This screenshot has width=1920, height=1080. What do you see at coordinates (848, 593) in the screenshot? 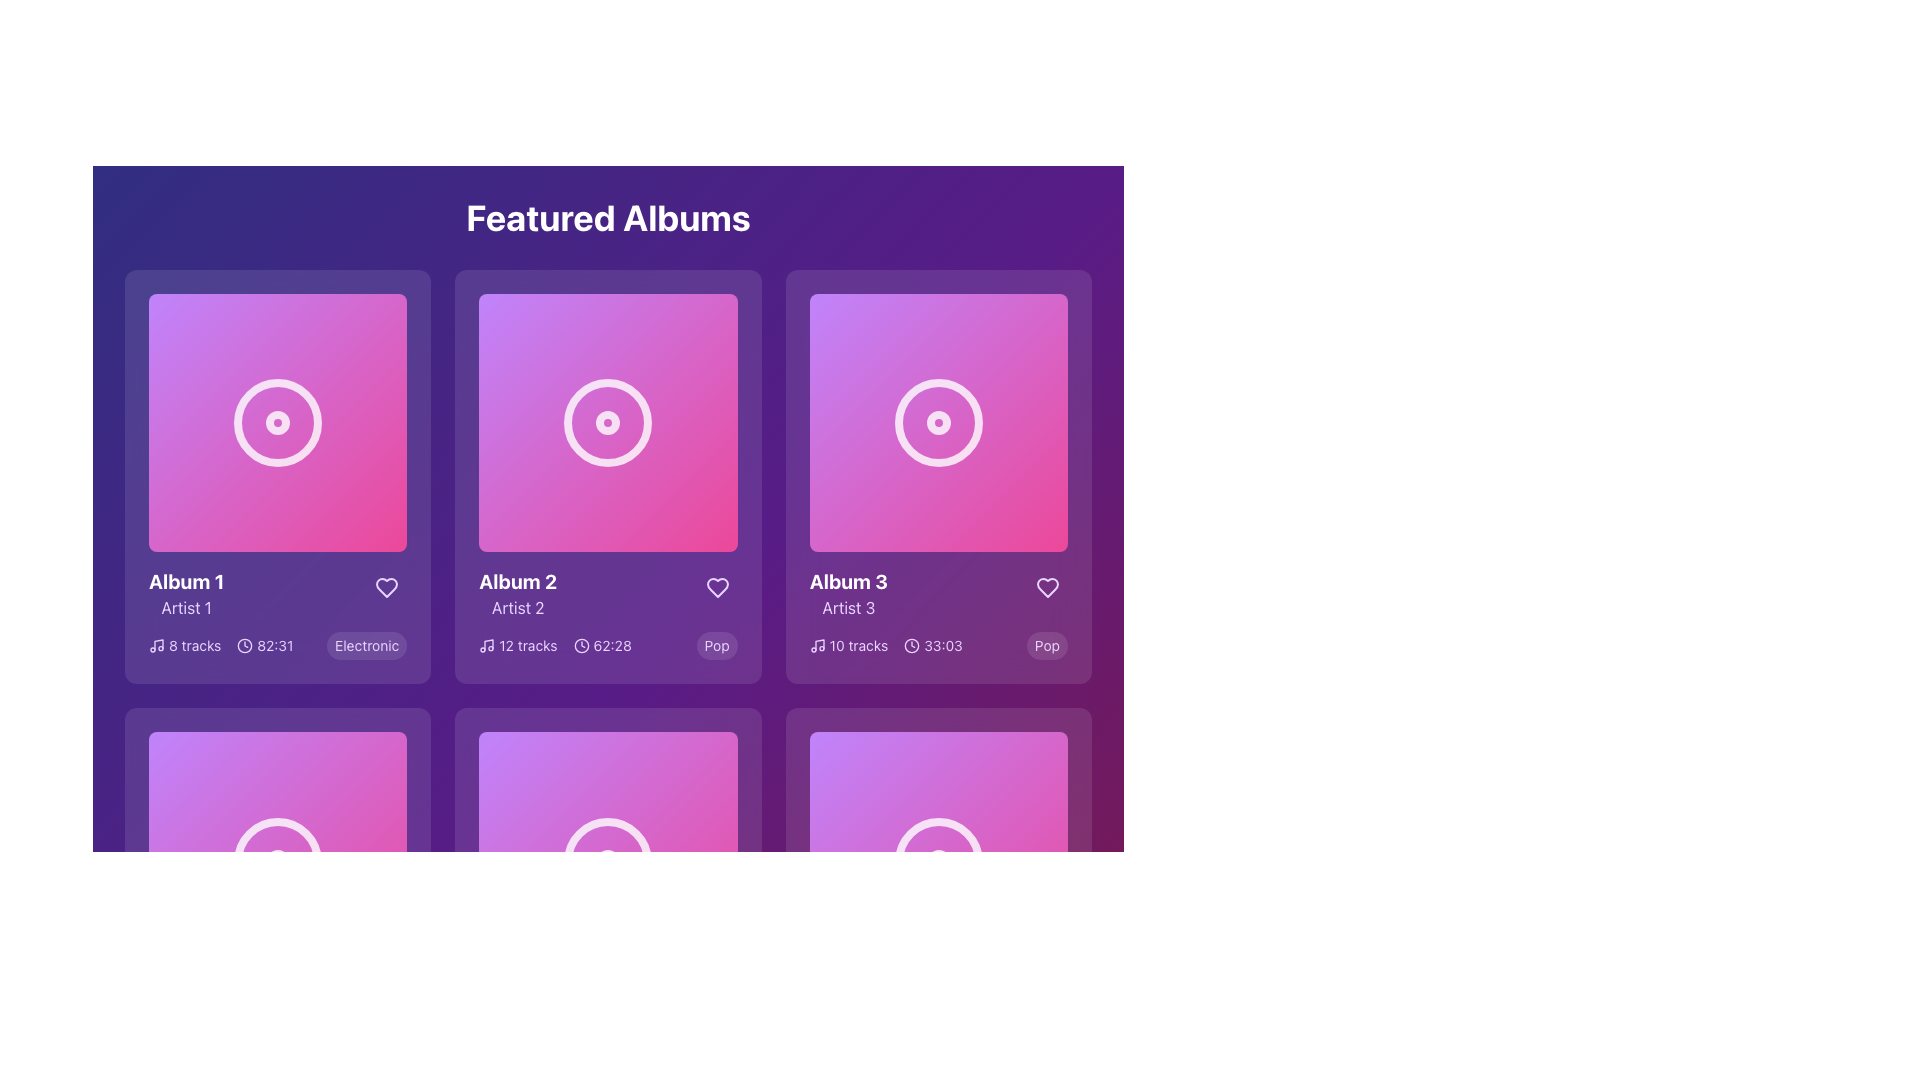
I see `text content of the Text label displaying album and artist information, which shows 'Album 3' in bold white and 'Artist 3' in lighter purple` at bounding box center [848, 593].